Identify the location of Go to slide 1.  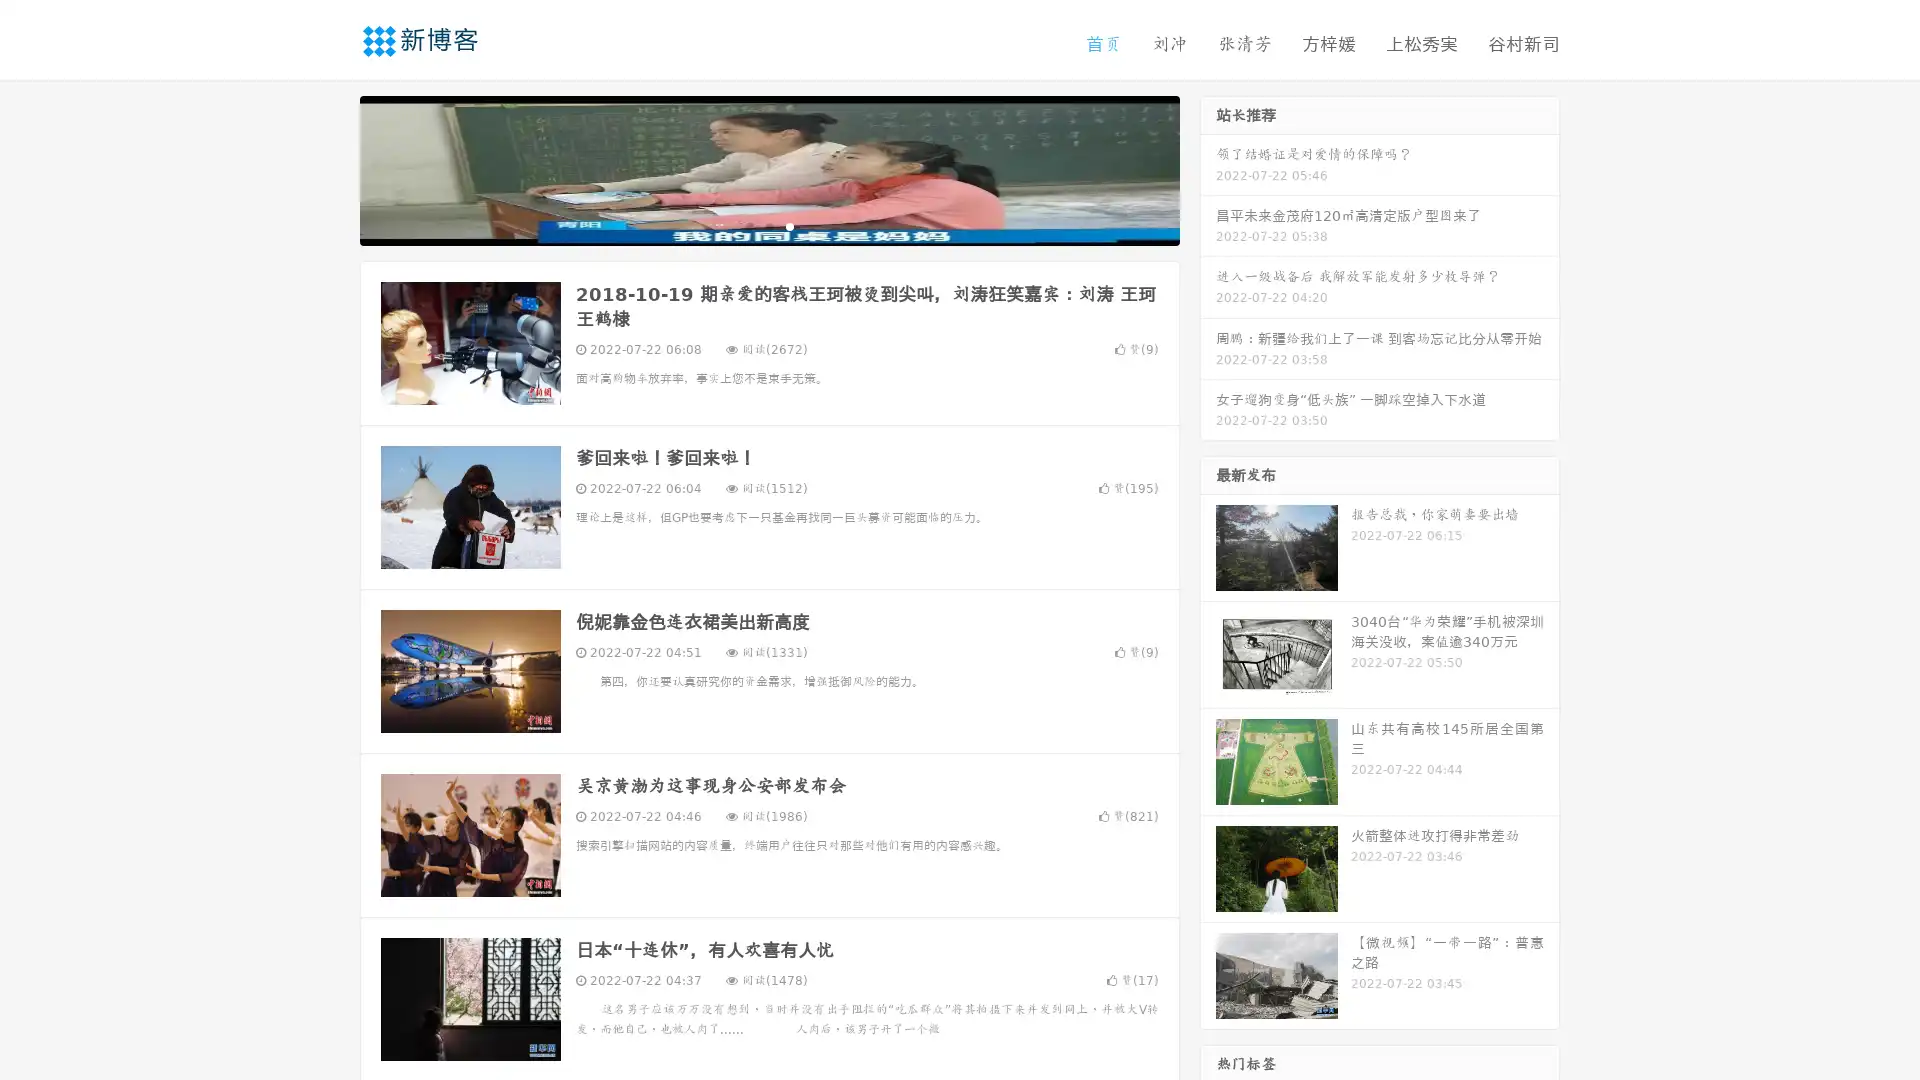
(748, 225).